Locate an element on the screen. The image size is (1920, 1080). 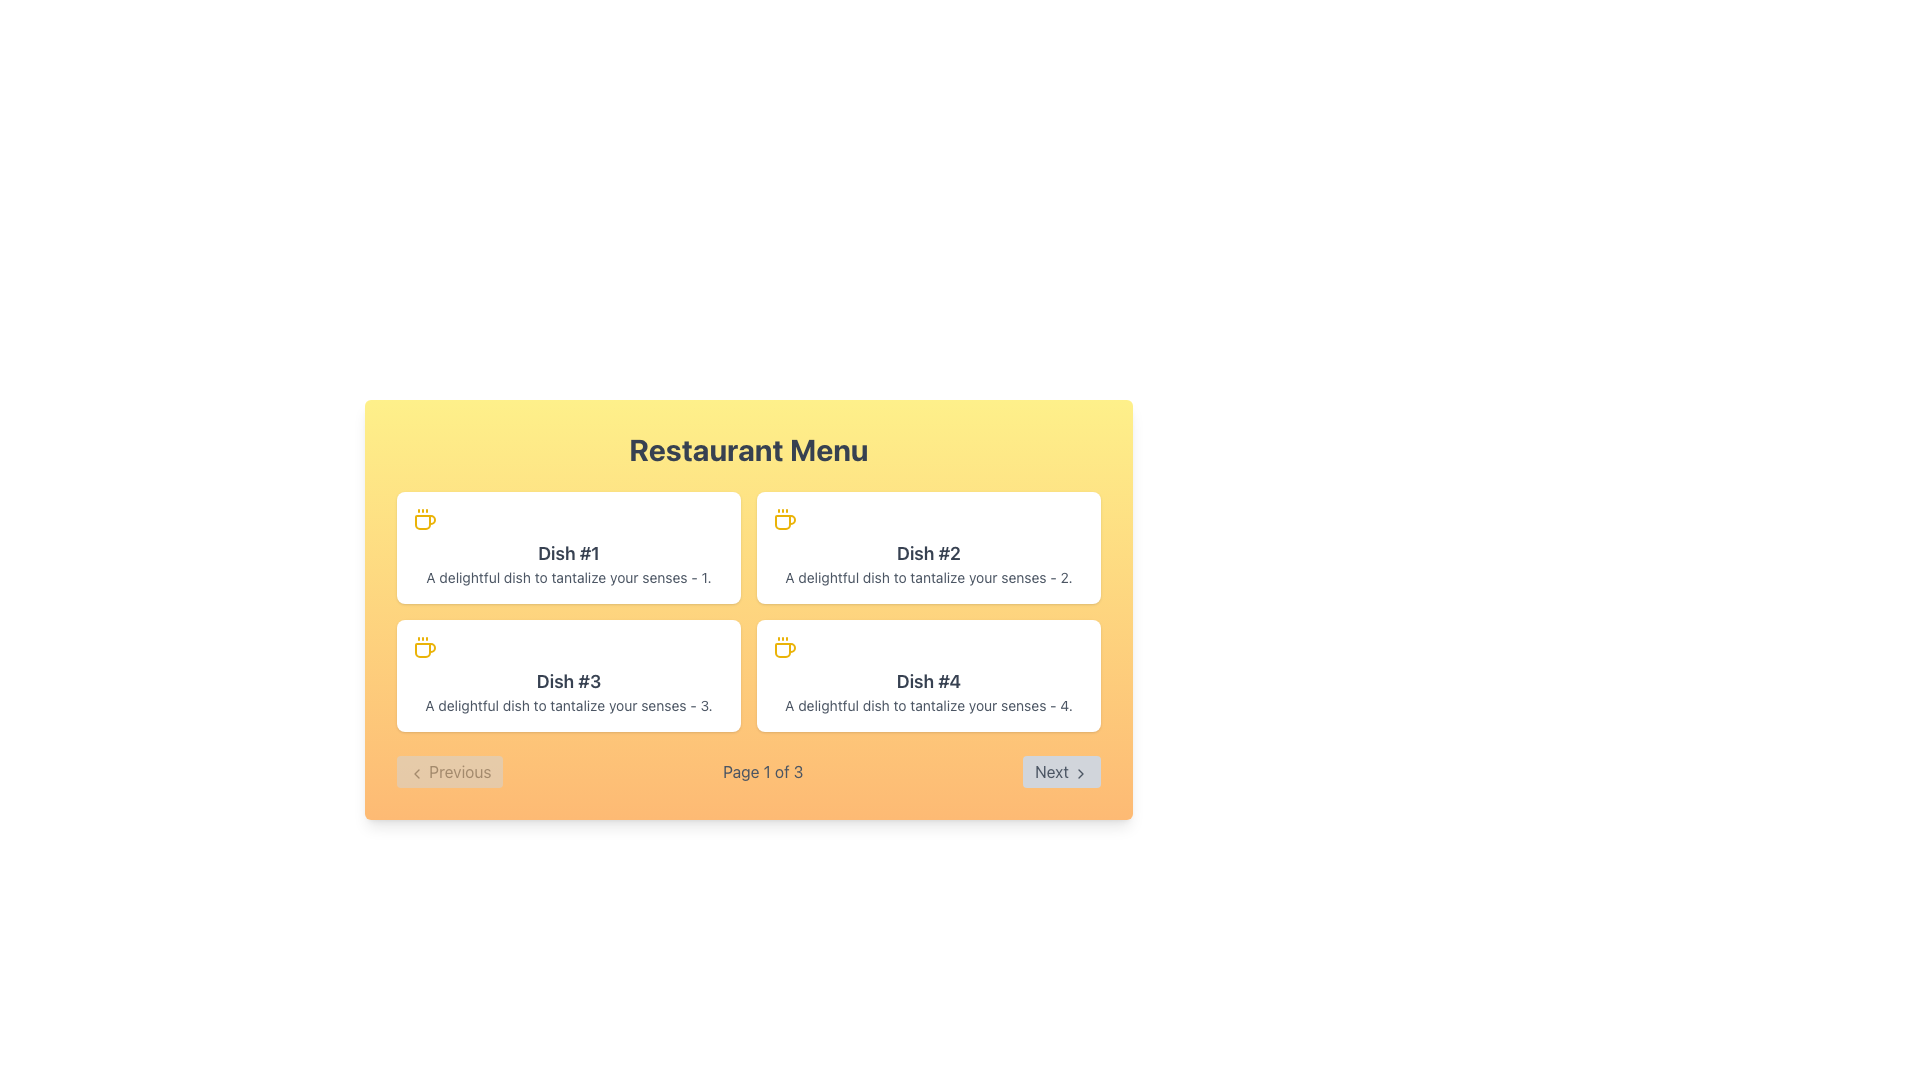
the right-facing chevron icon styled as an SVG graphic, located within the 'Next' button at the bottom-right corner of the interface is located at coordinates (1079, 772).